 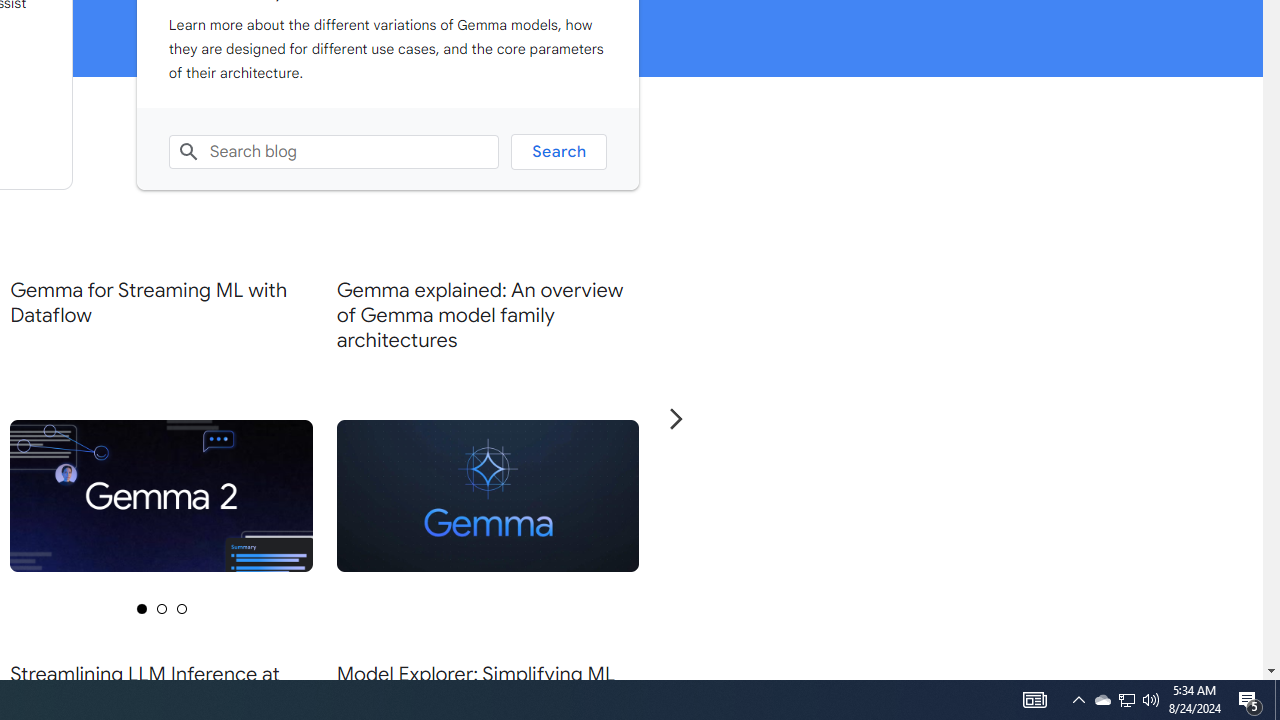 I want to click on 'Selected tab 2 of 3', so click(x=161, y=607).